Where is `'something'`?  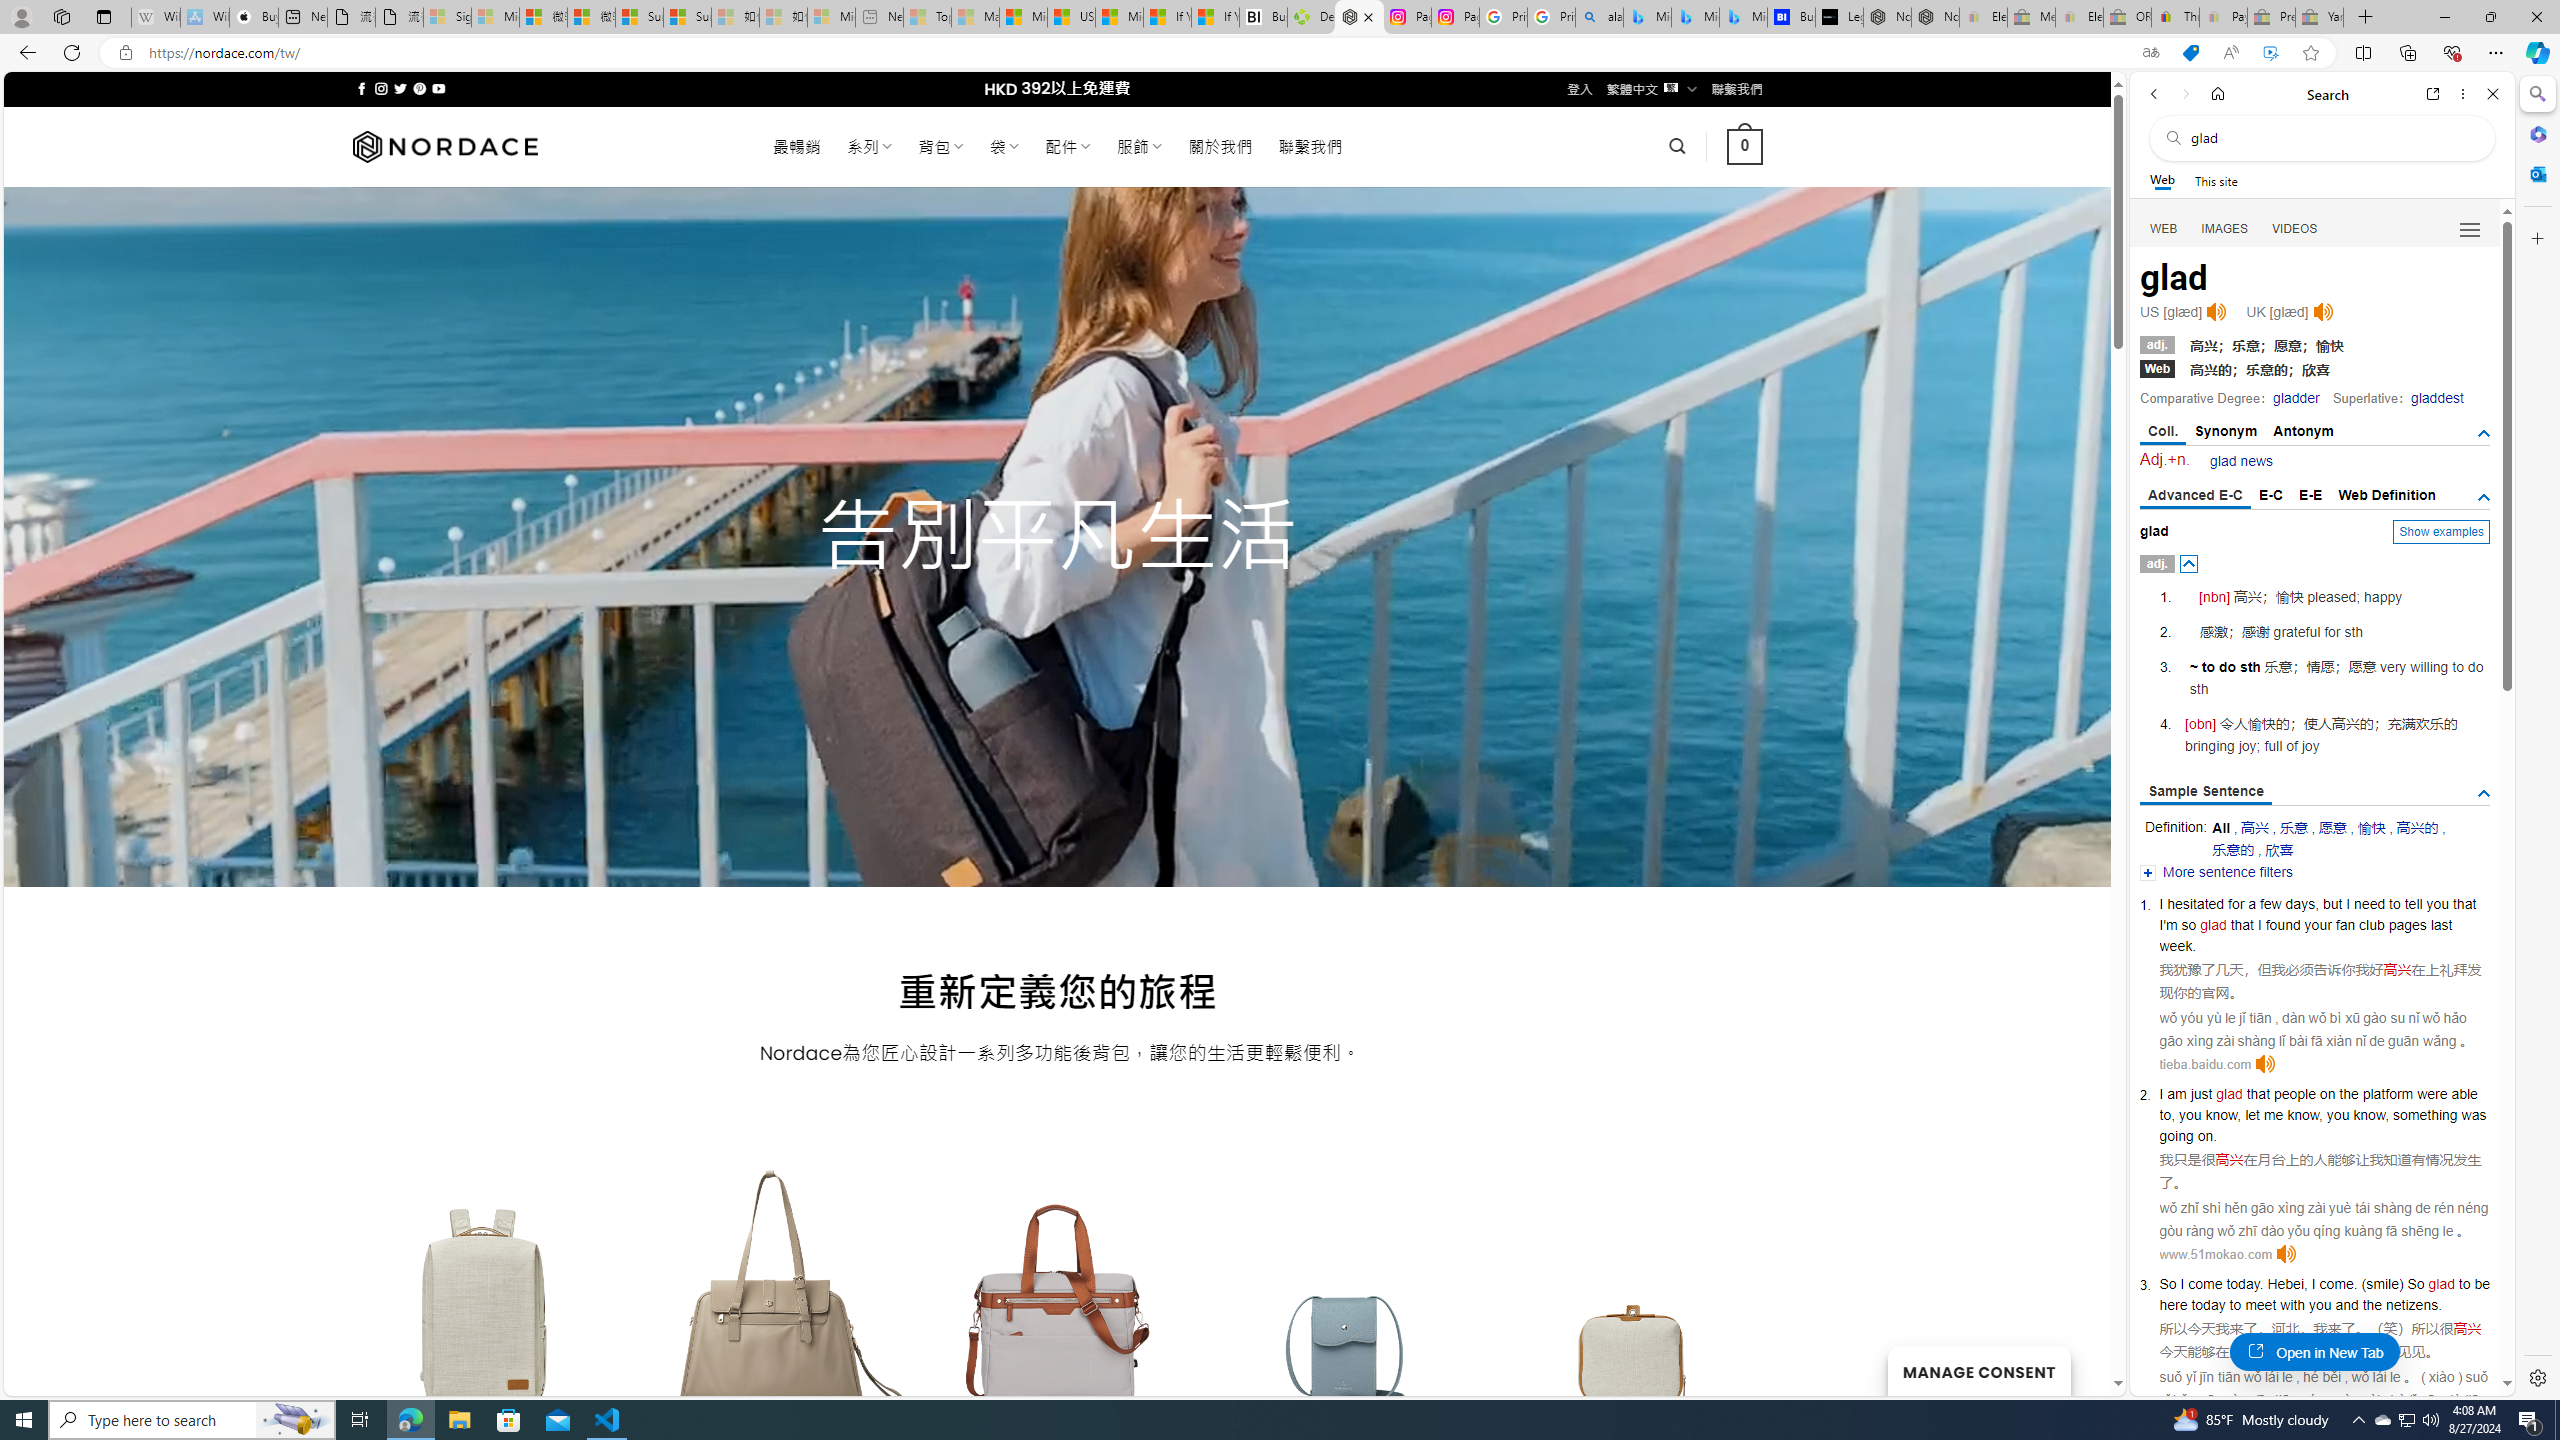
'something' is located at coordinates (2425, 1114).